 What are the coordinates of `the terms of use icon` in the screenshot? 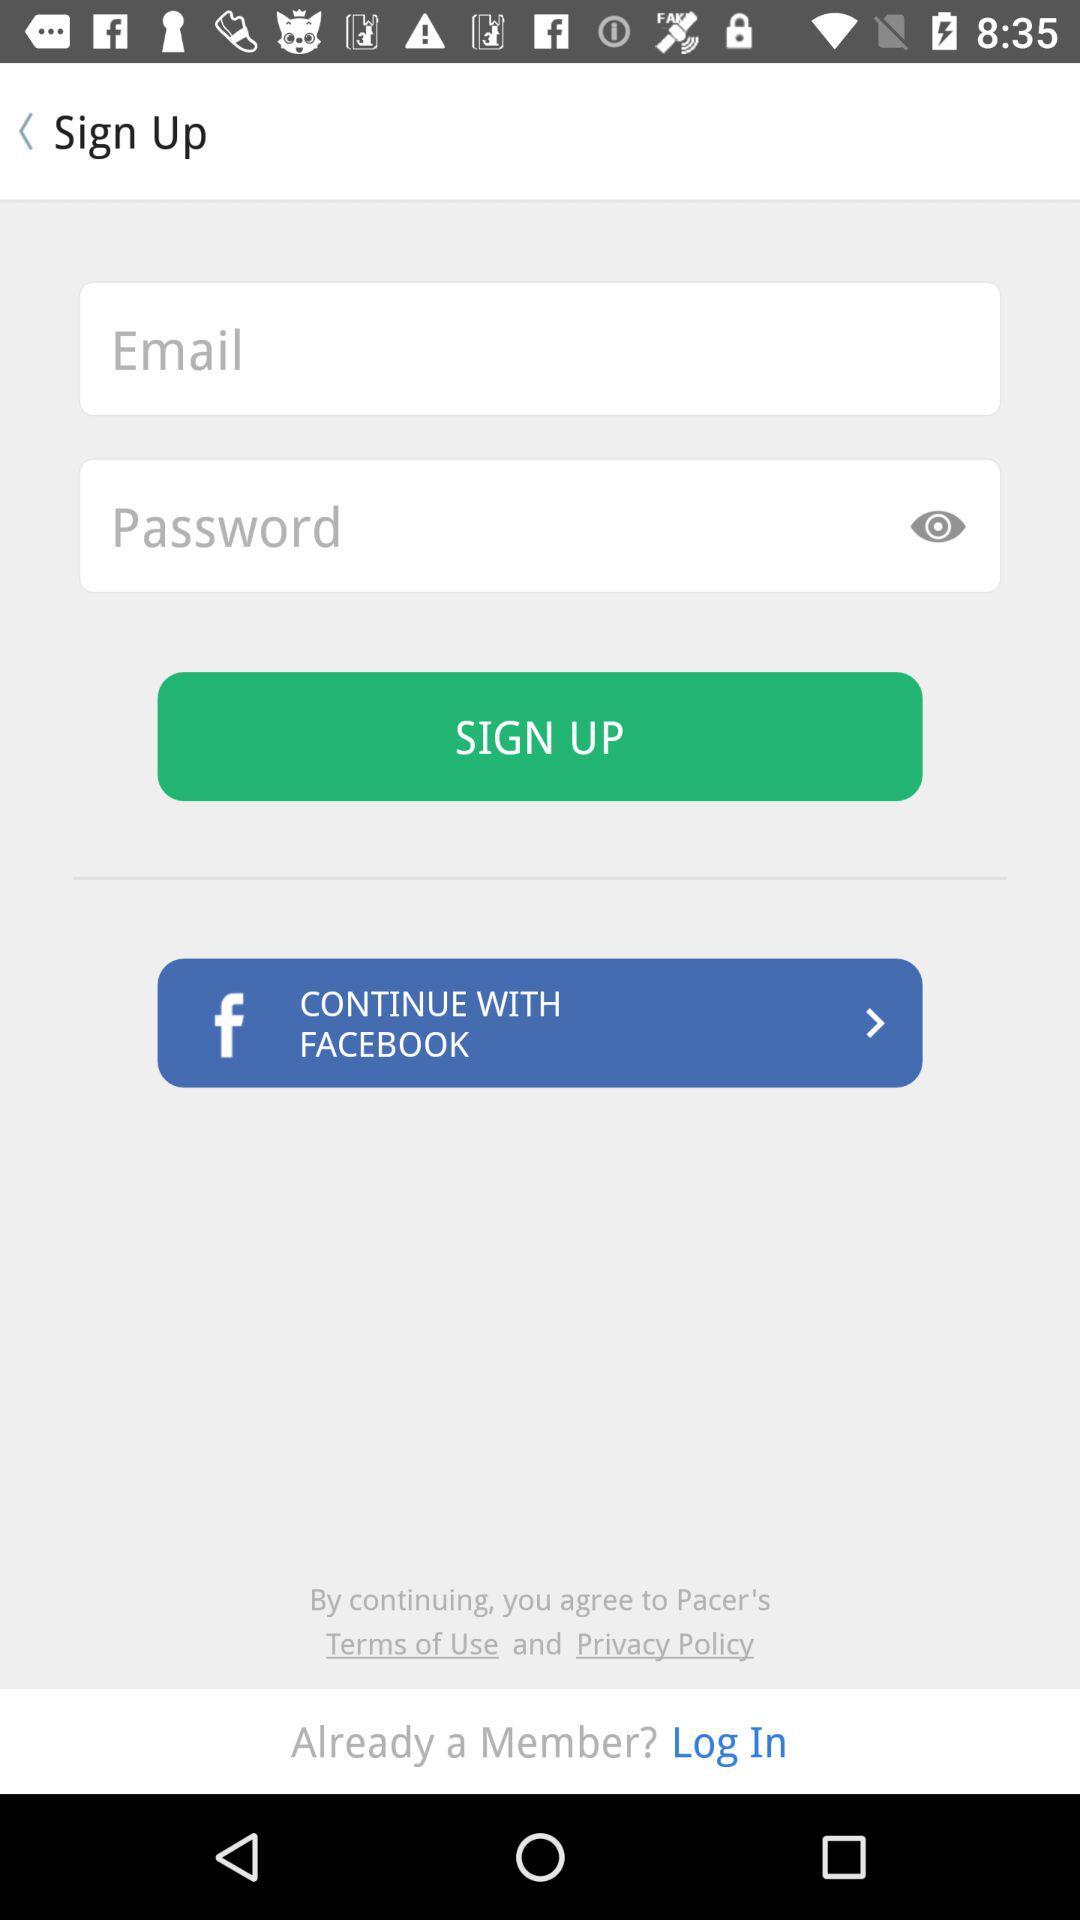 It's located at (418, 1643).